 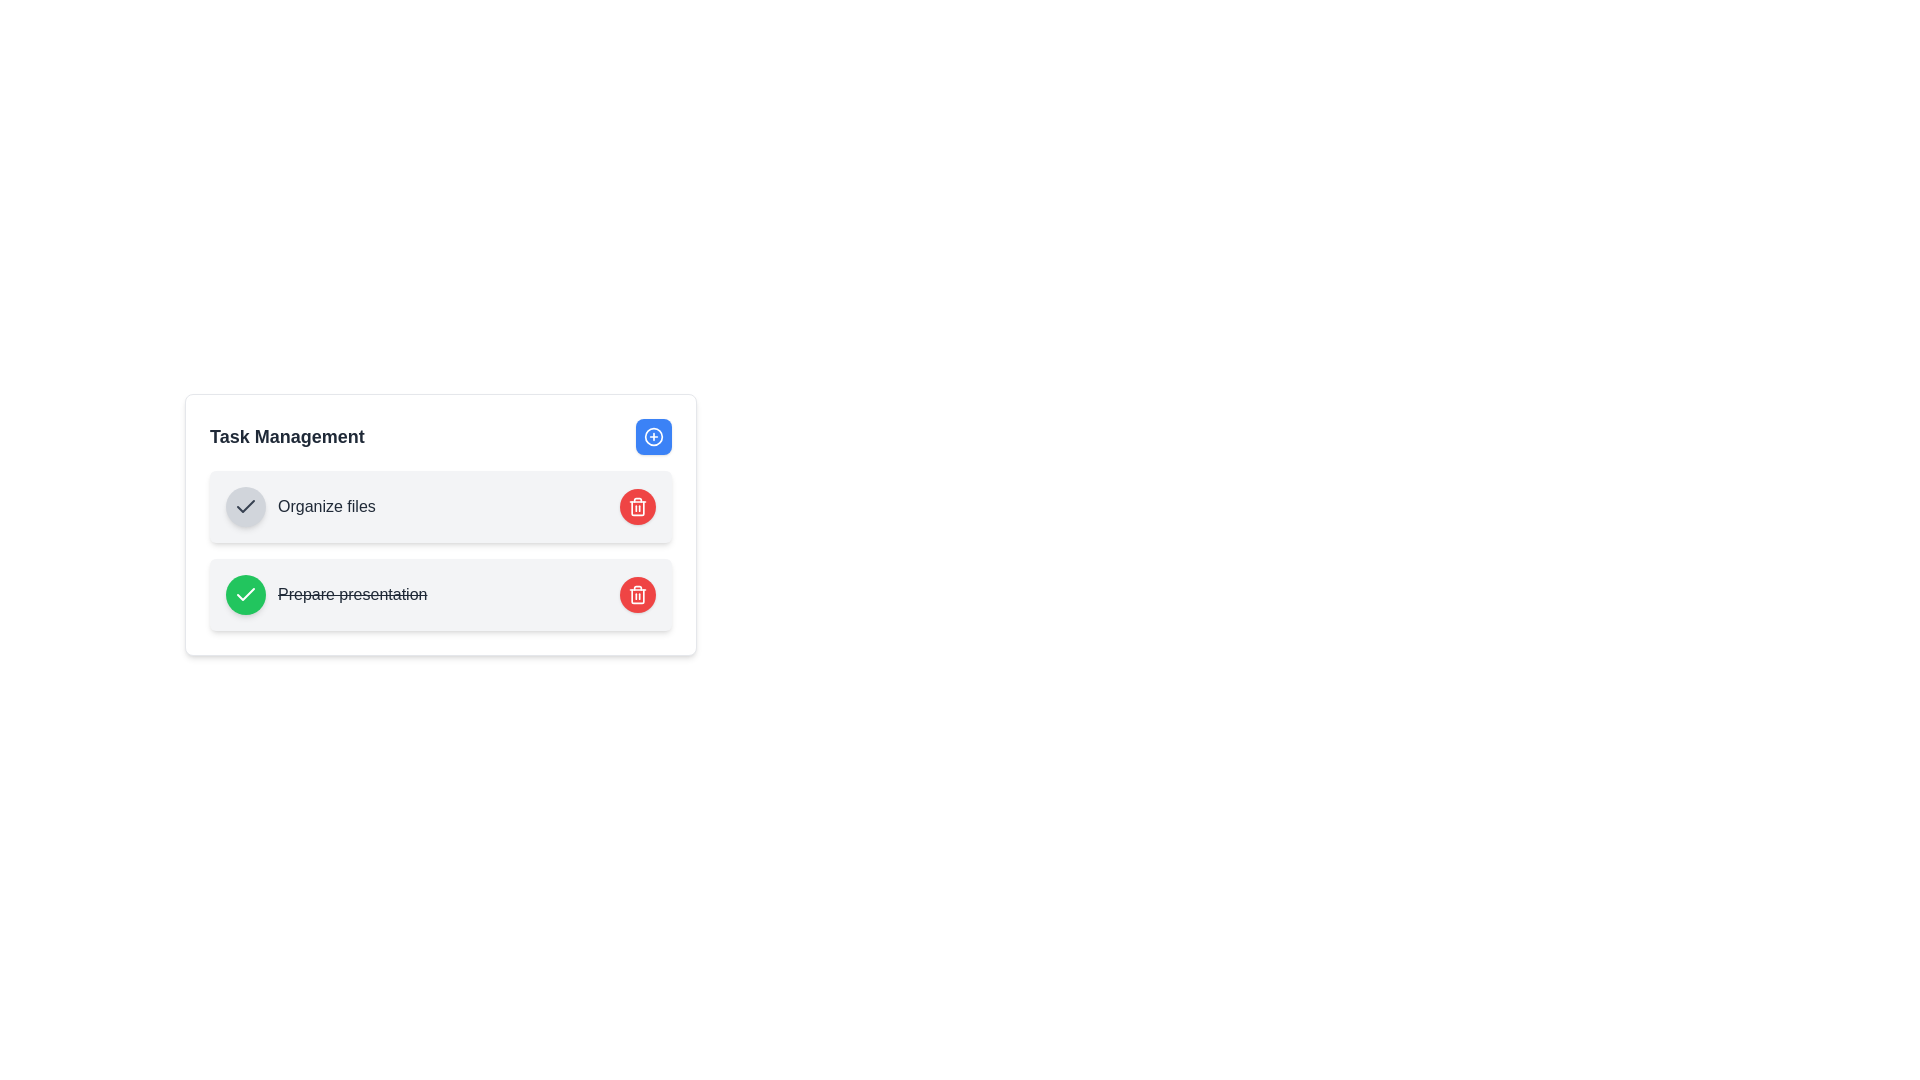 I want to click on the checkbox on the first task card in the to-do list to mark the task as complete, so click(x=440, y=523).